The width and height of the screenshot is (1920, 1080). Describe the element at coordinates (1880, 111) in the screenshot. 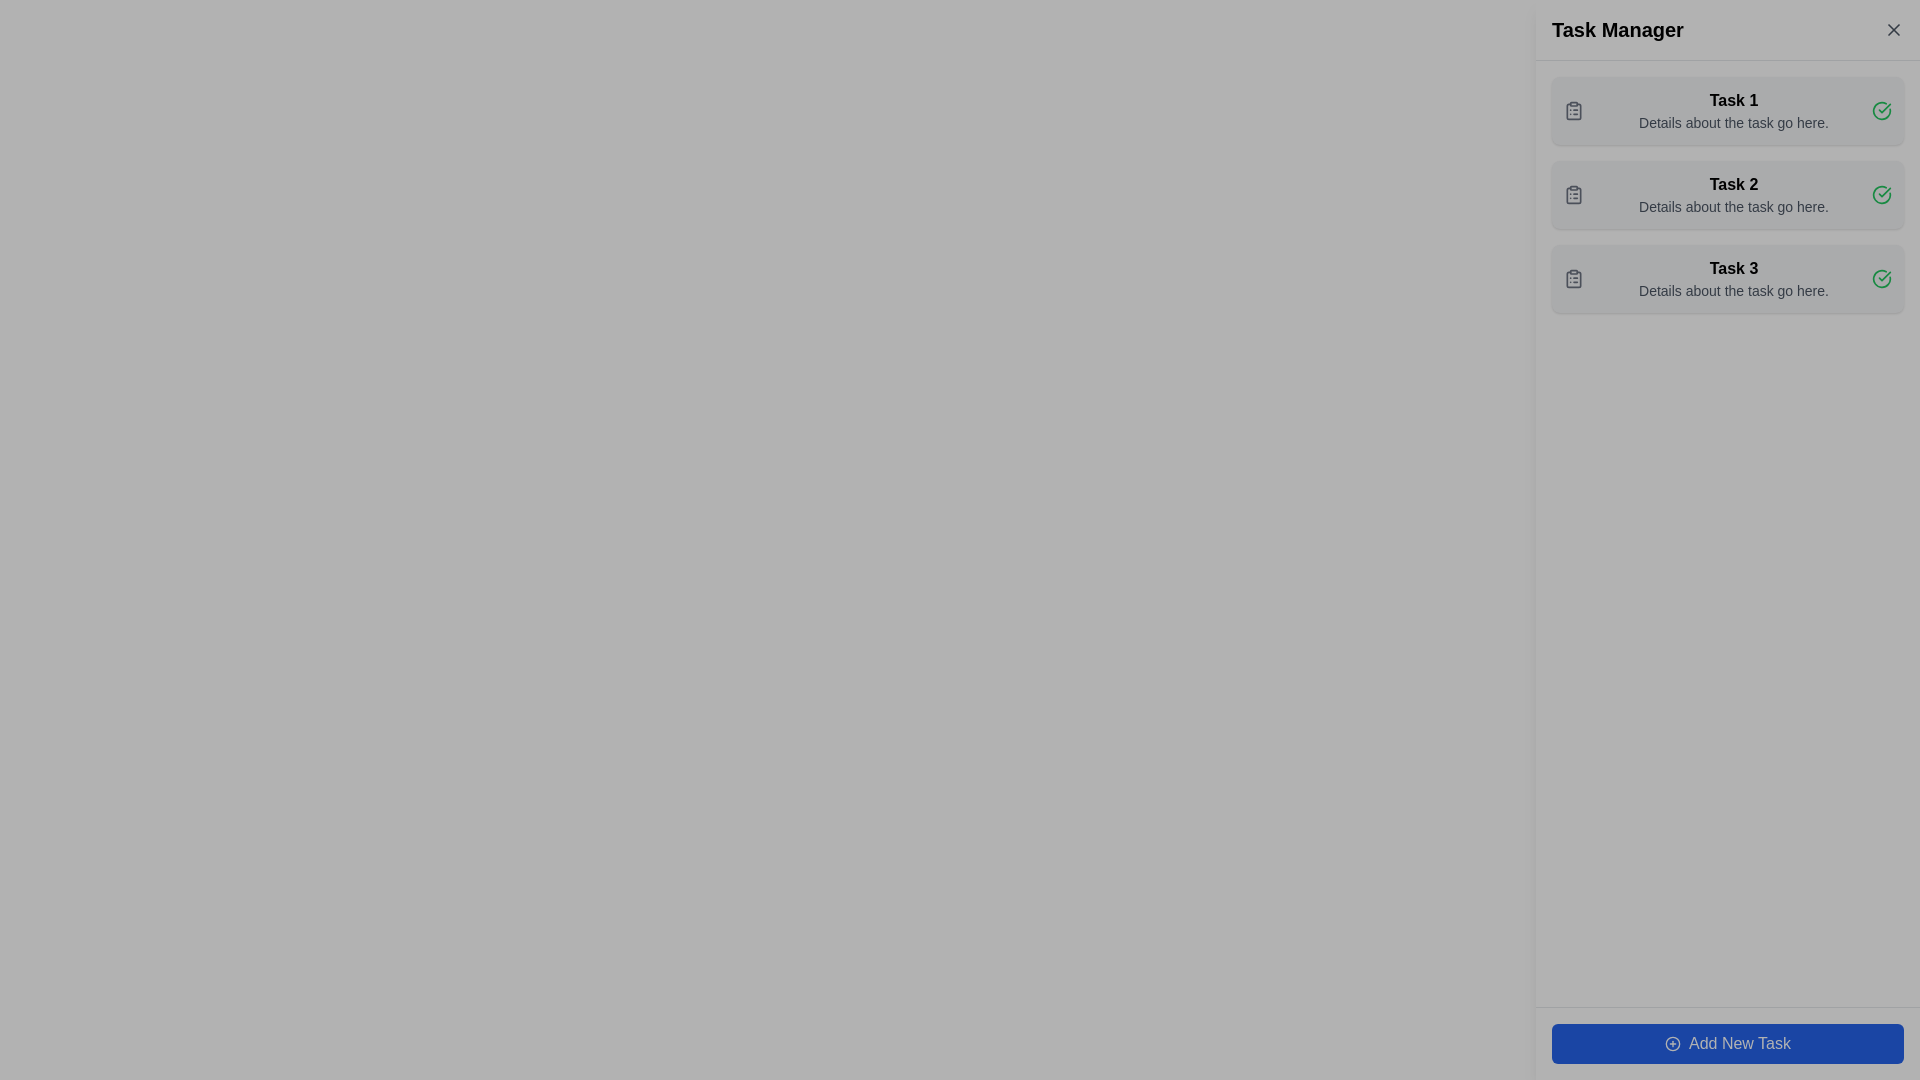

I see `the green checkmark icon with a circular outline located in the top-right corner of the first task card within the 'Task Manager' panel, adjacent to the task title 'Task 1'` at that location.